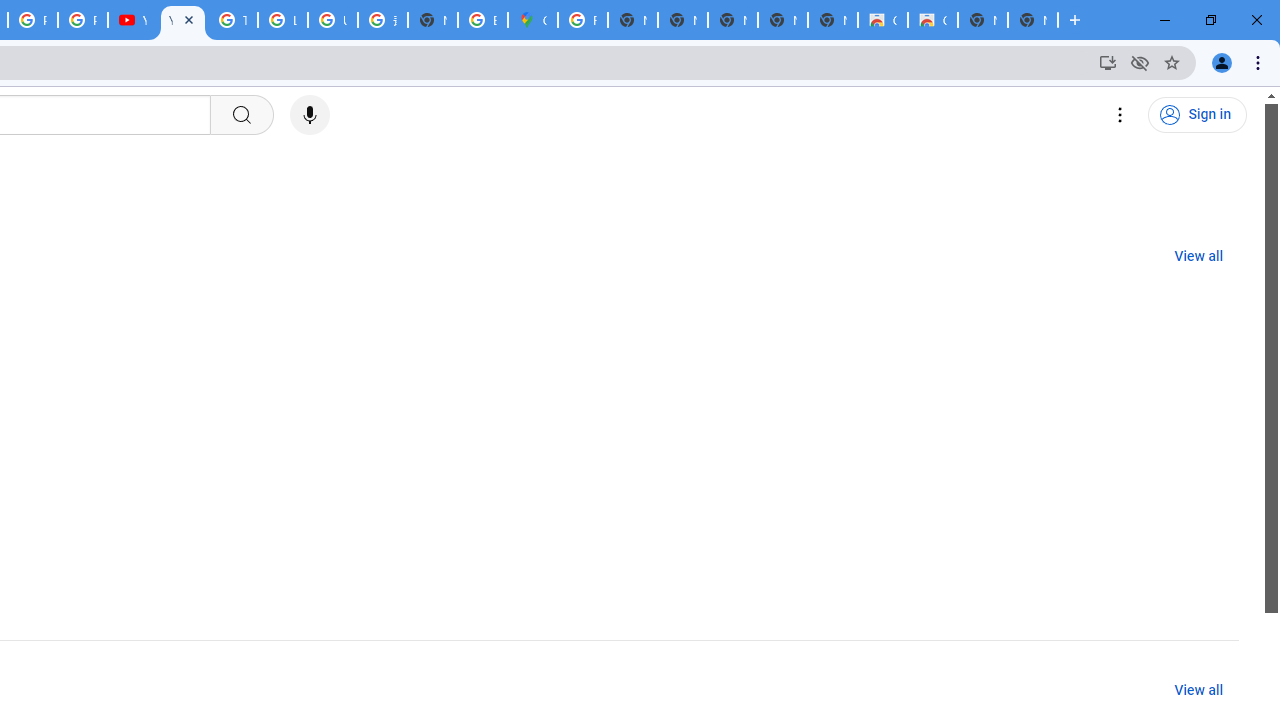  What do you see at coordinates (232, 20) in the screenshot?
I see `'Tips & tricks for Chrome - Google Chrome Help'` at bounding box center [232, 20].